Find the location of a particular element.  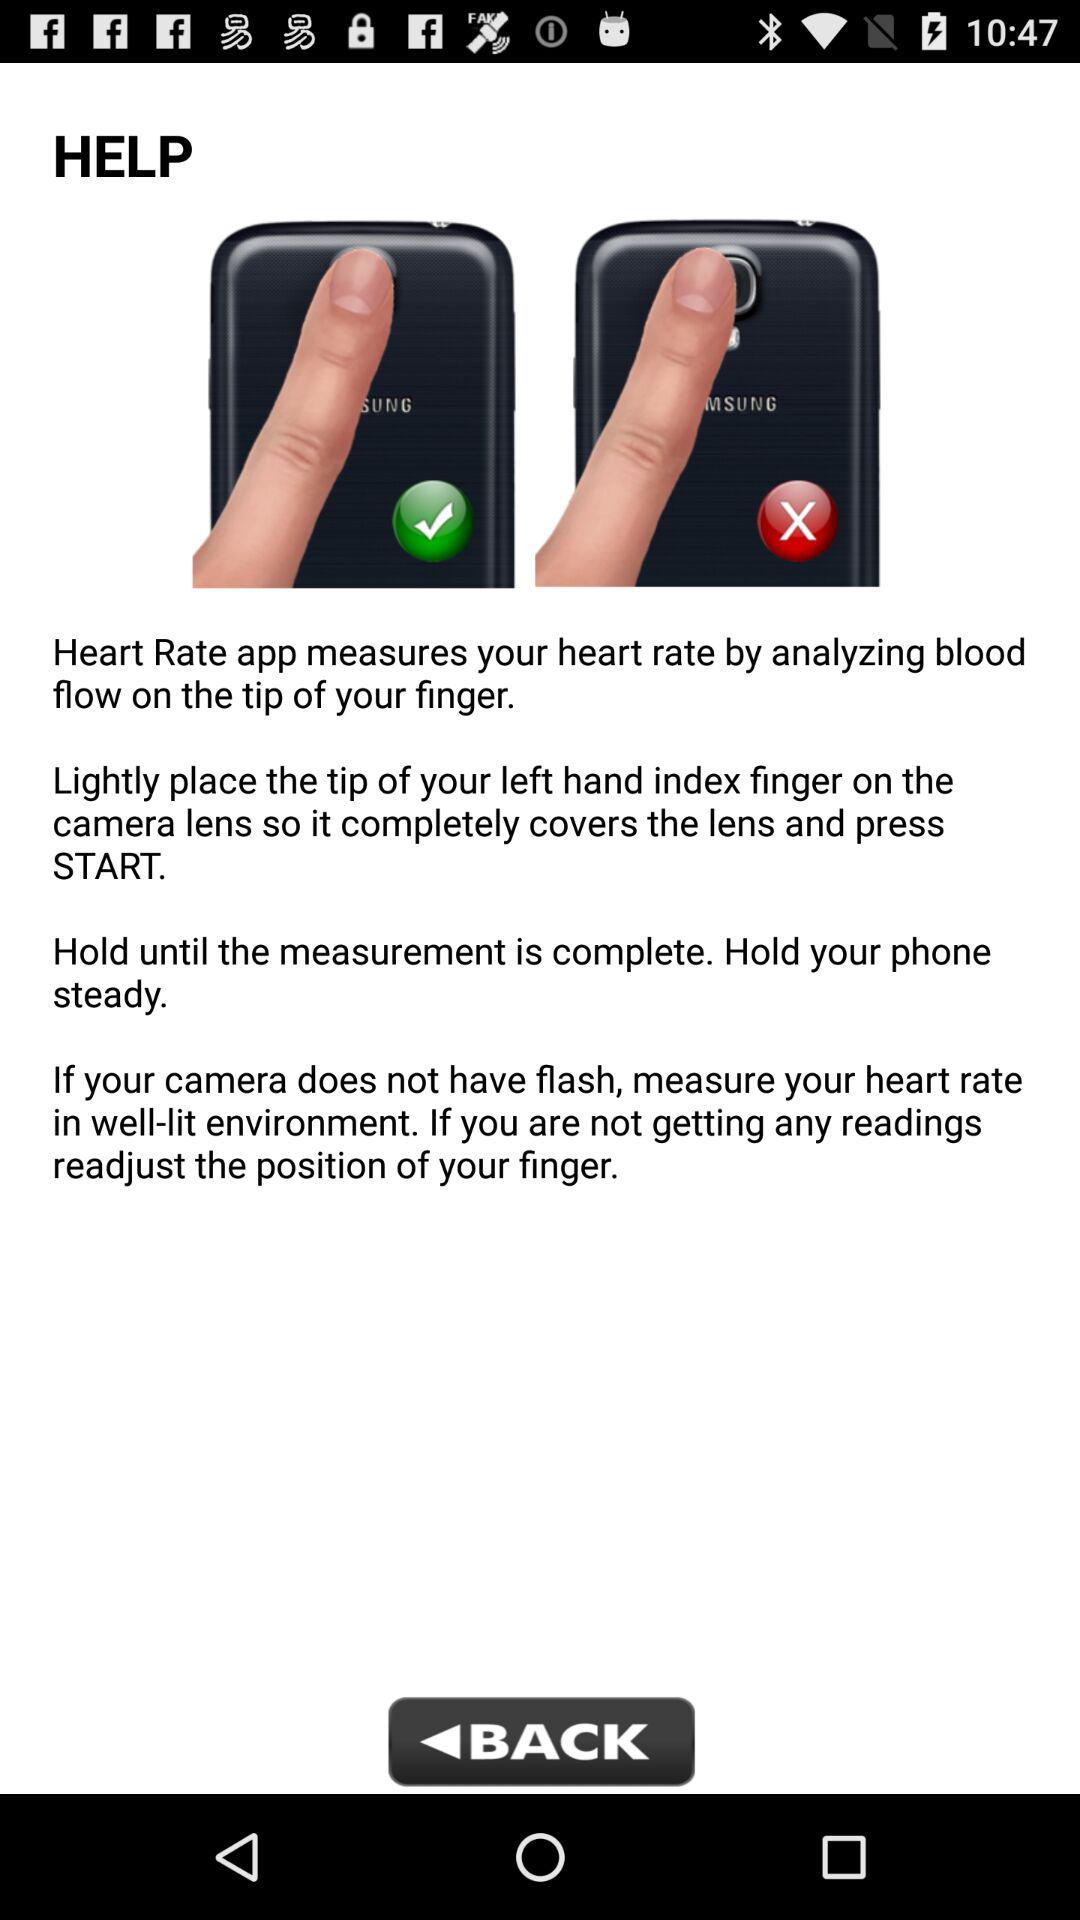

go back is located at coordinates (540, 1744).